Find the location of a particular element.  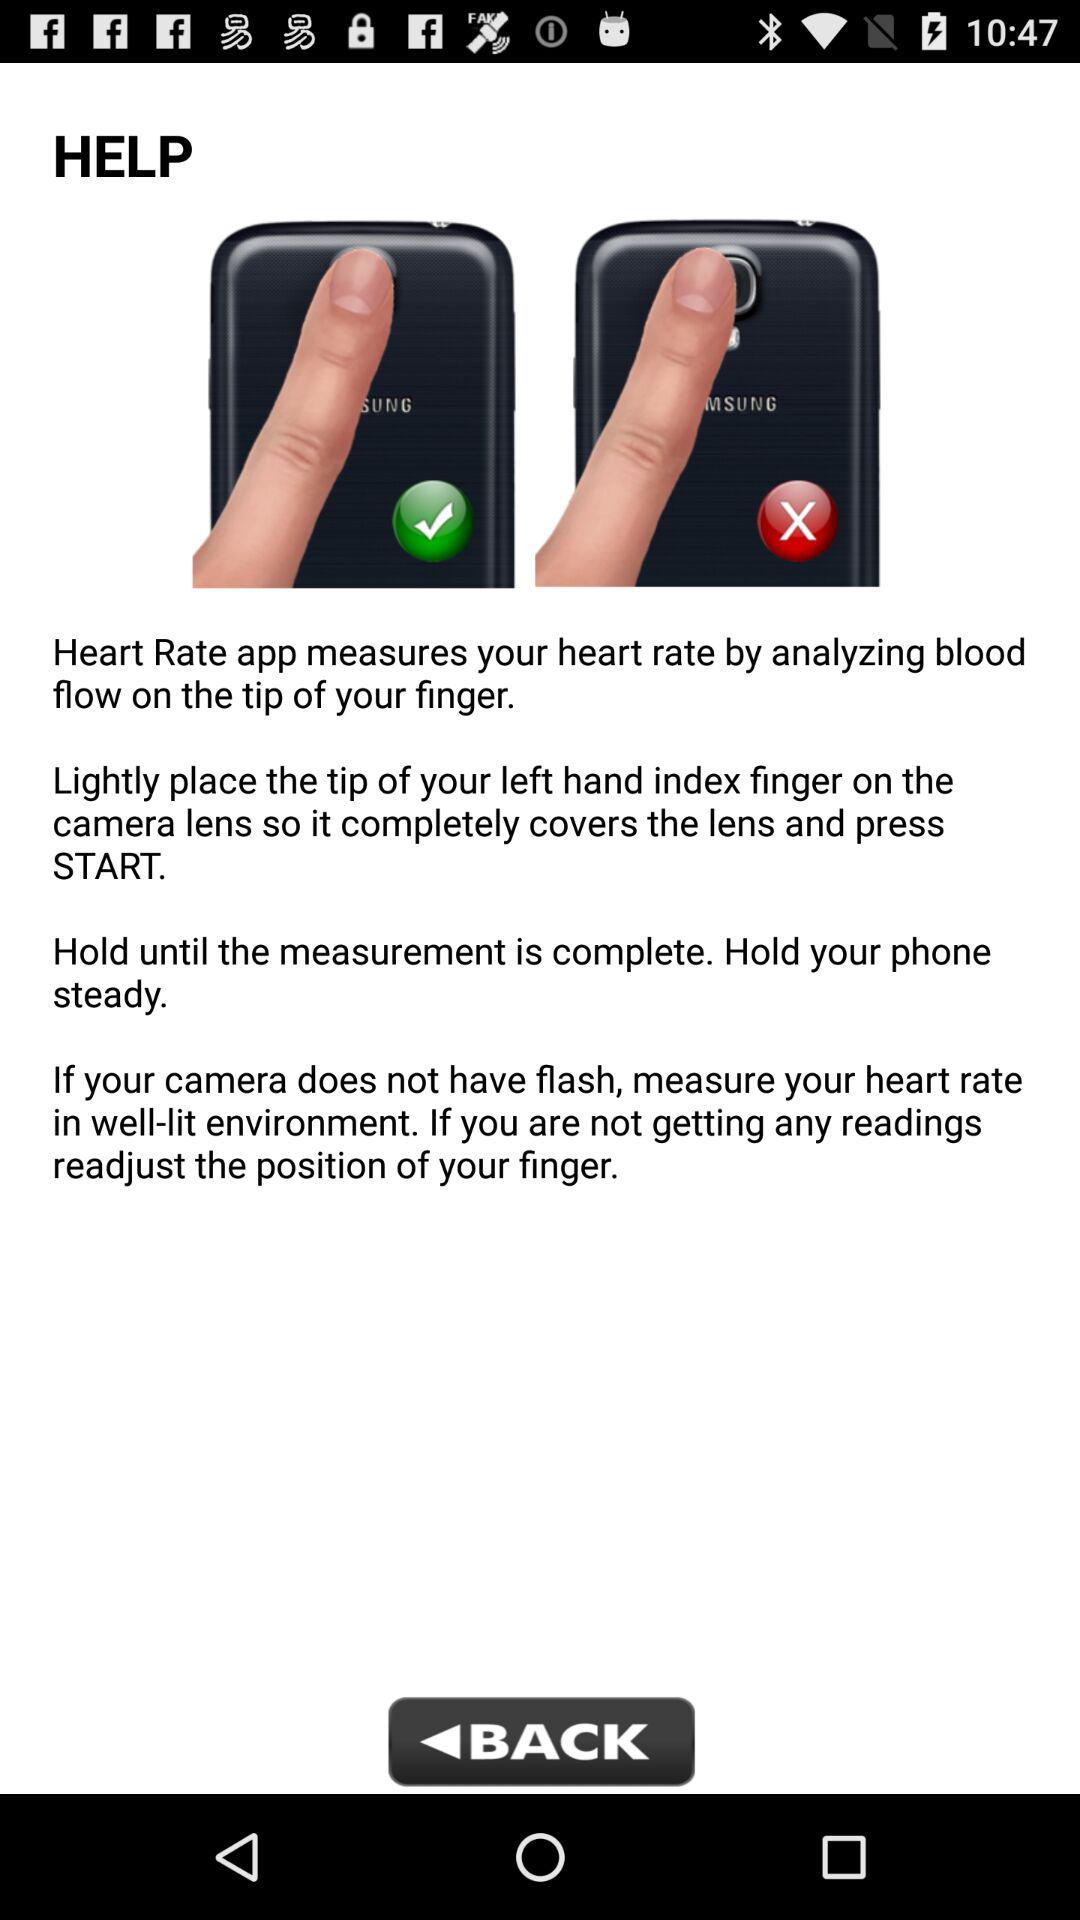

go back is located at coordinates (540, 1744).